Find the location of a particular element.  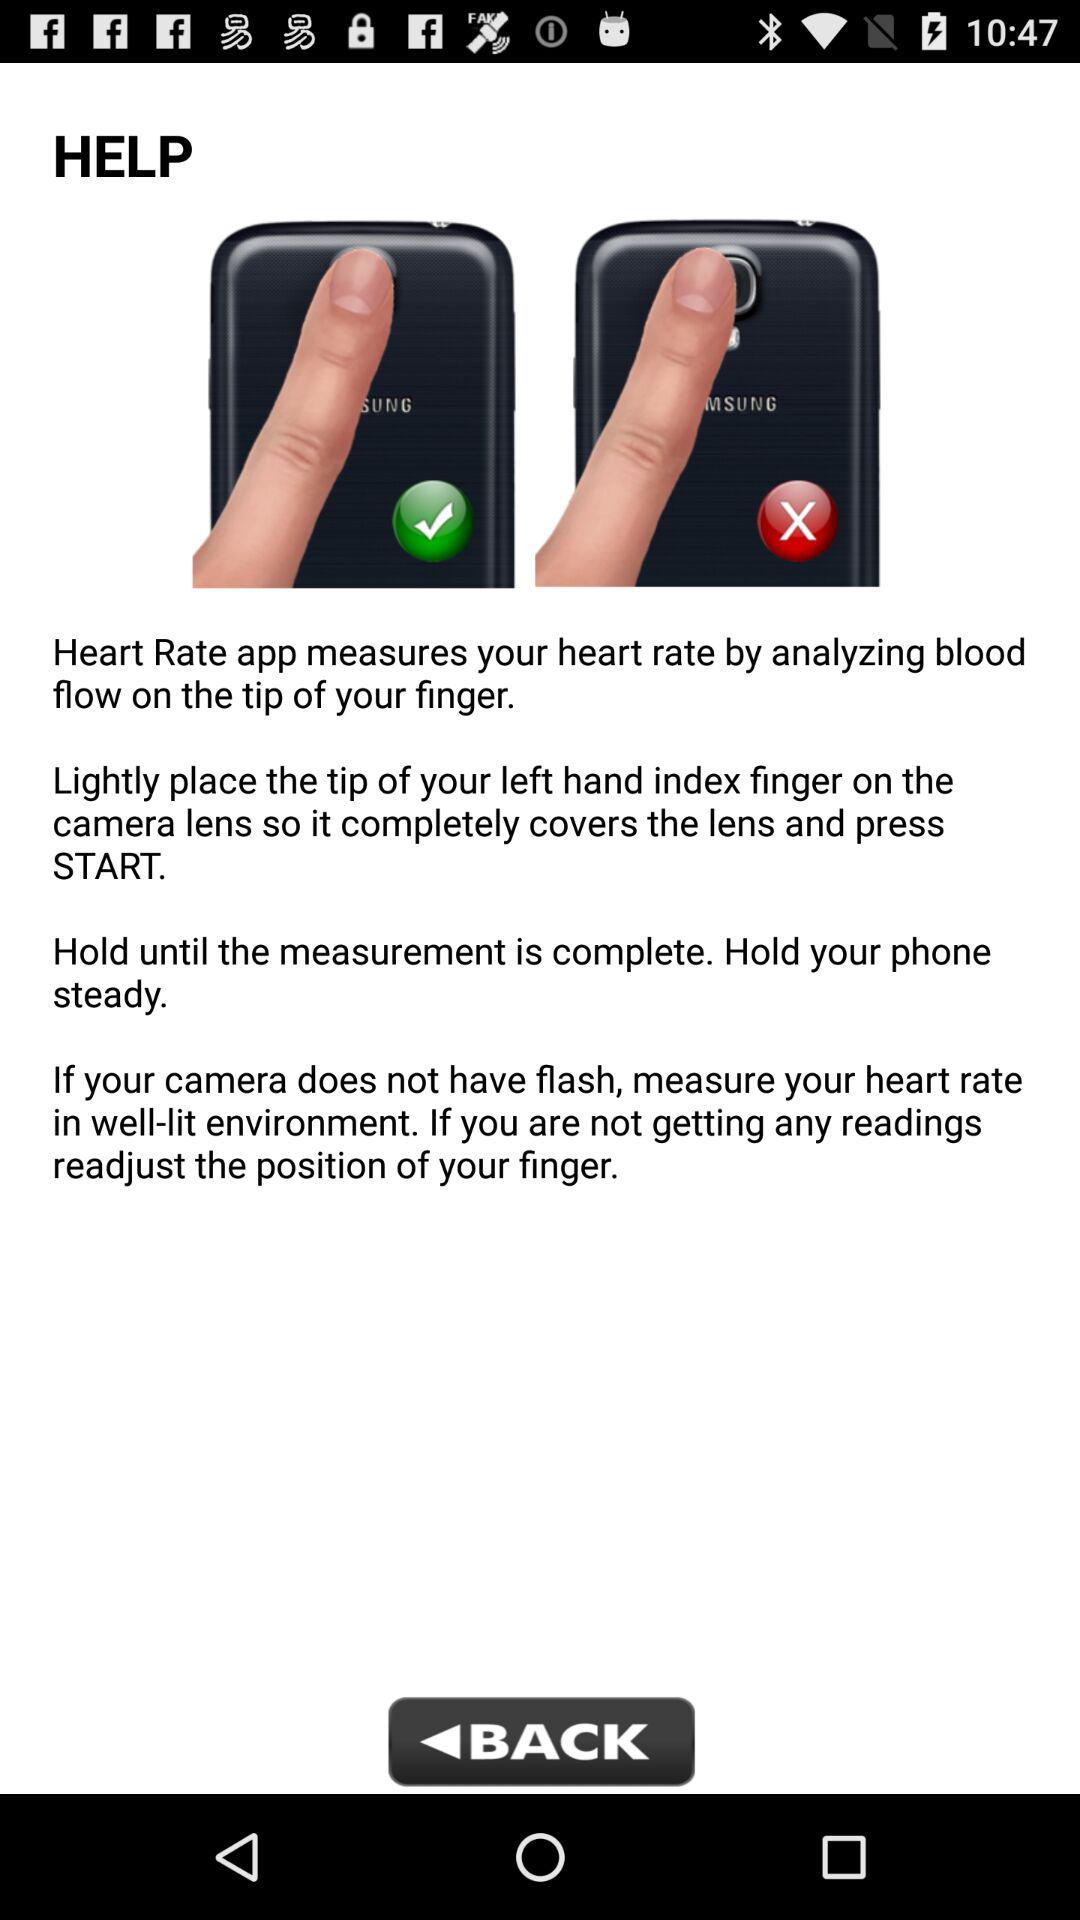

go back is located at coordinates (540, 1744).